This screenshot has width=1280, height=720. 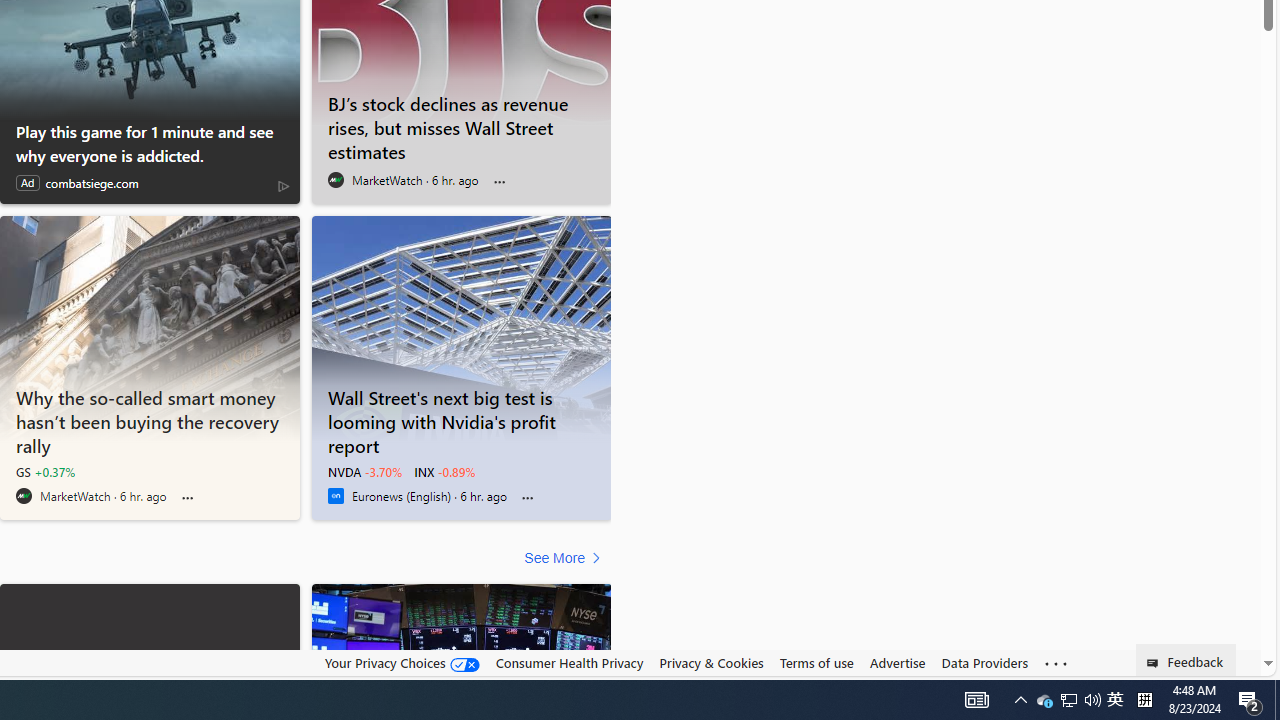 I want to click on 'Euronews (English)', so click(x=335, y=495).